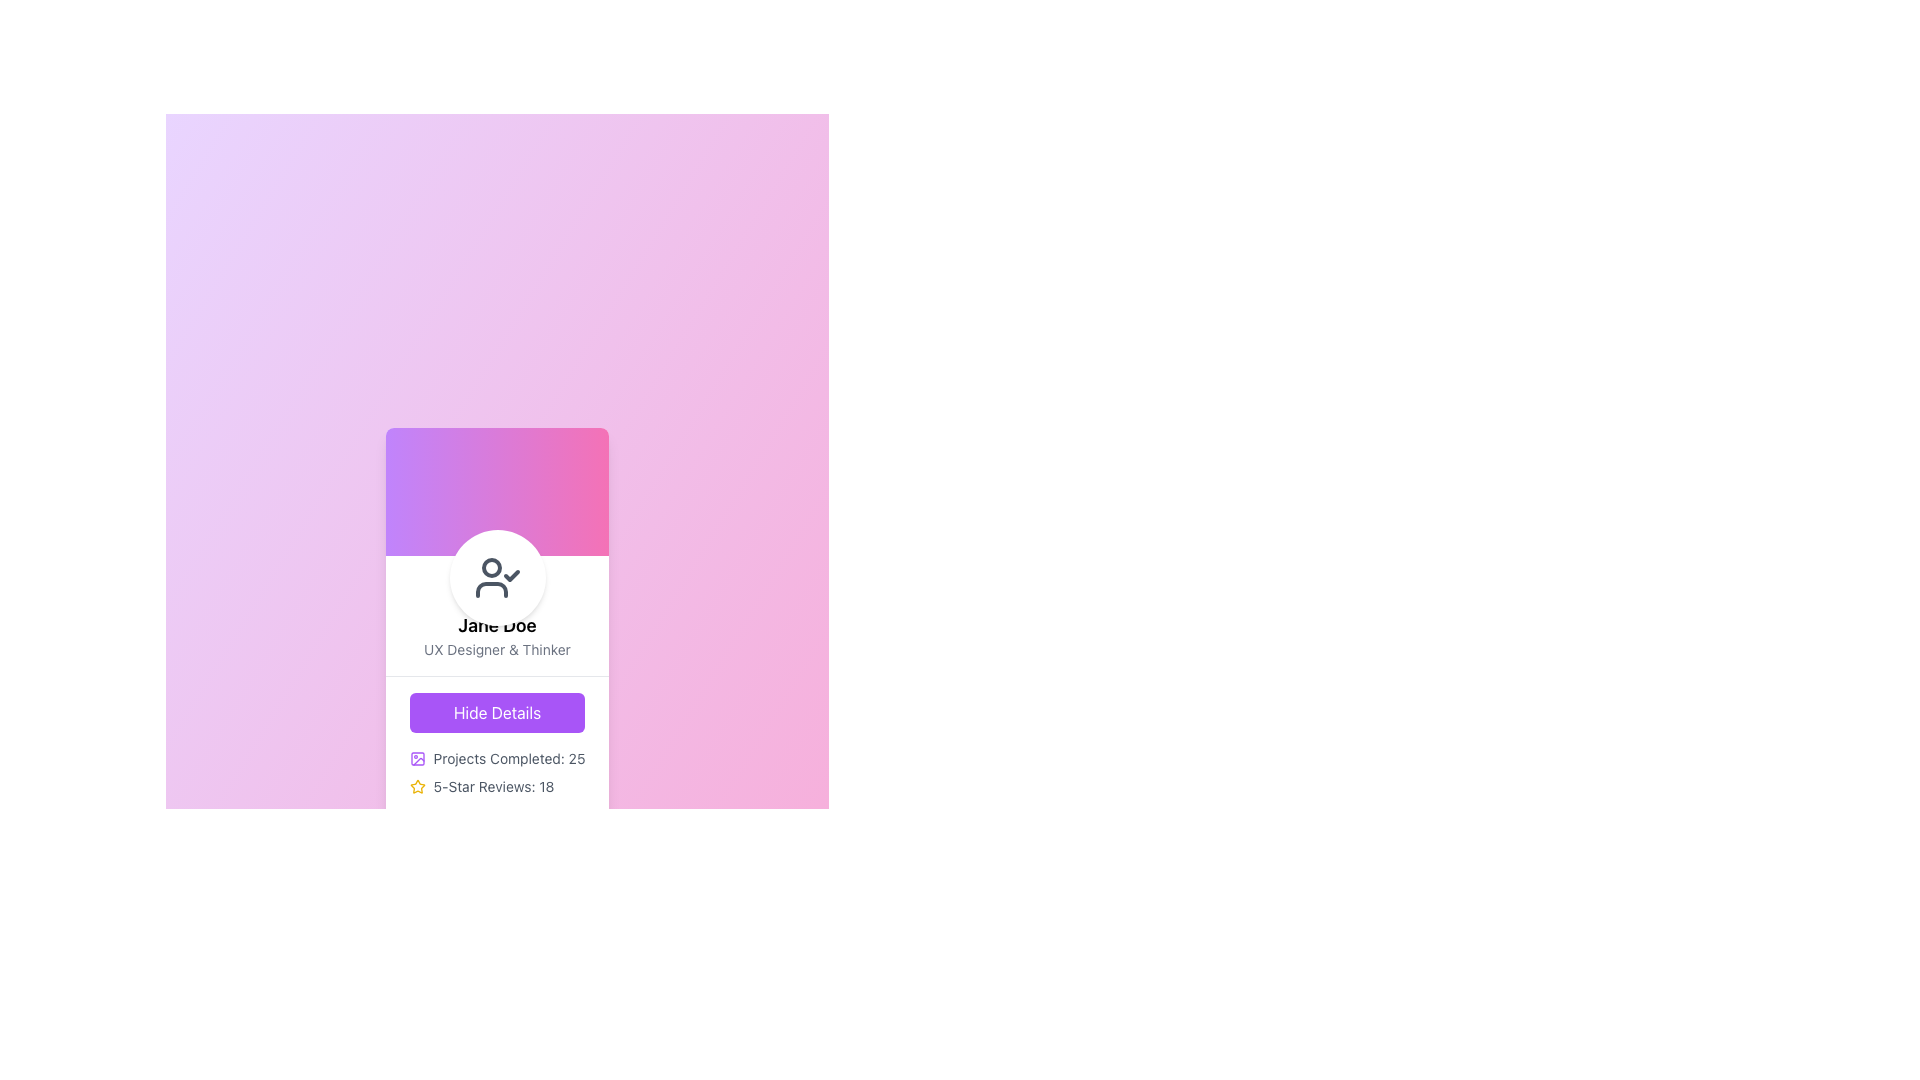 The width and height of the screenshot is (1920, 1080). What do you see at coordinates (416, 785) in the screenshot?
I see `the yellow star icon representing the 5-Star Reviews rating, which is the second icon in the horizontal alignment near the text '5-Star Reviews: 18'` at bounding box center [416, 785].